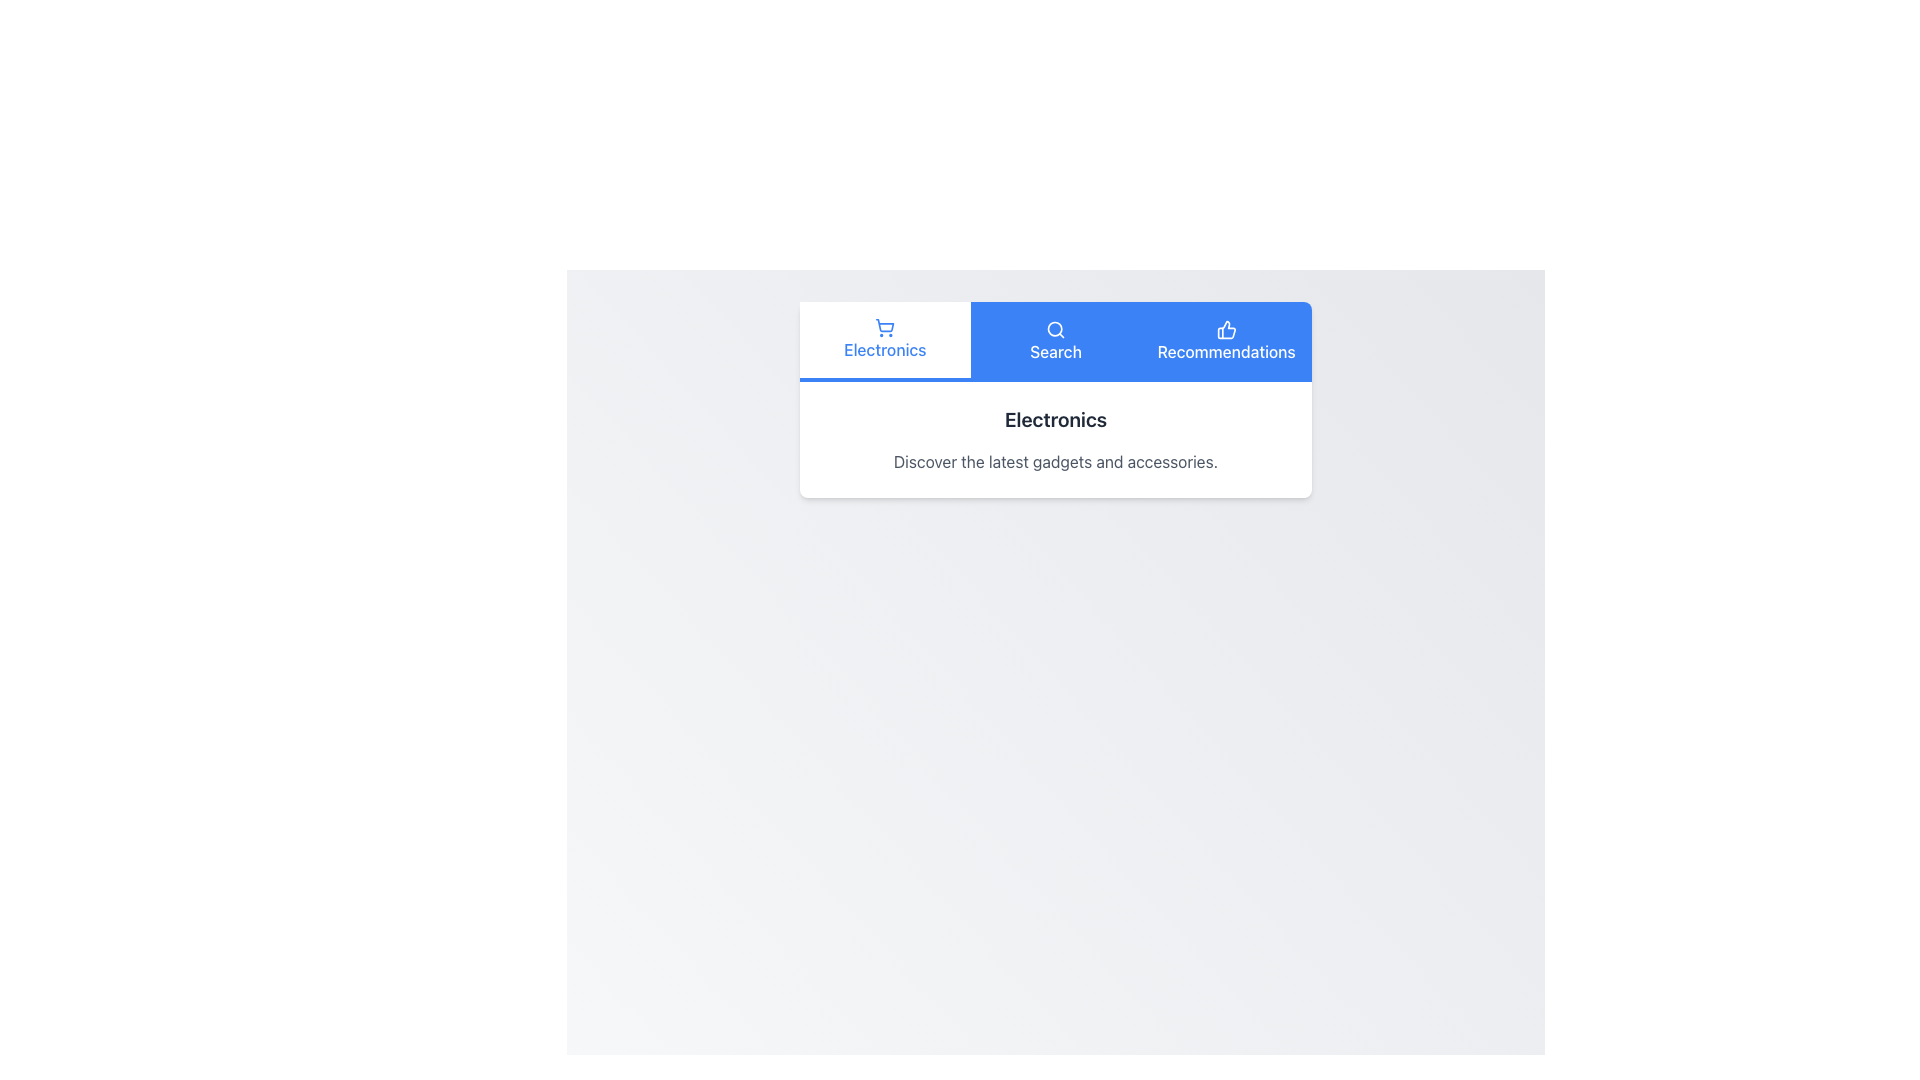 The width and height of the screenshot is (1920, 1080). Describe the element at coordinates (1055, 462) in the screenshot. I see `the static text element displaying 'Discover the latest gadgets and accessories.', which is positioned below the heading 'Electronics'` at that location.